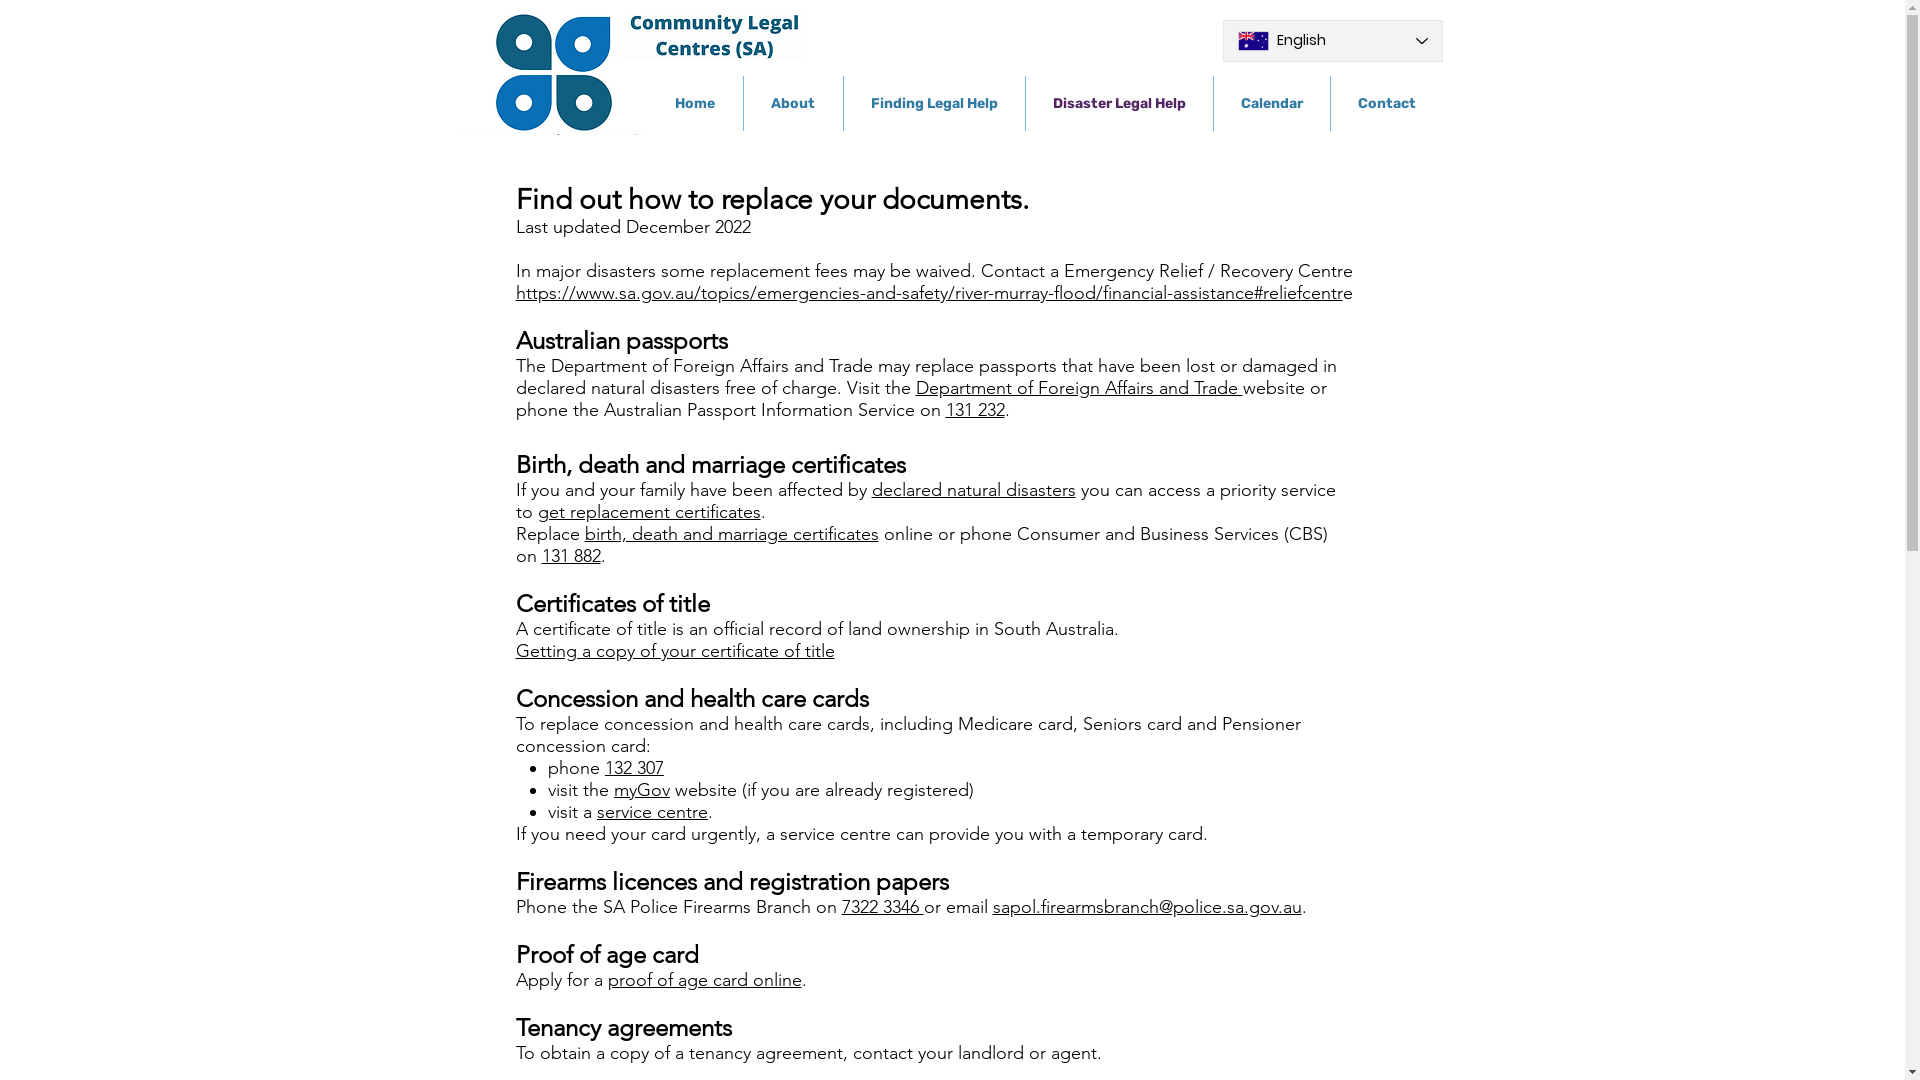 The height and width of the screenshot is (1080, 1920). Describe the element at coordinates (729, 532) in the screenshot. I see `'birth, death and marriage certificates'` at that location.